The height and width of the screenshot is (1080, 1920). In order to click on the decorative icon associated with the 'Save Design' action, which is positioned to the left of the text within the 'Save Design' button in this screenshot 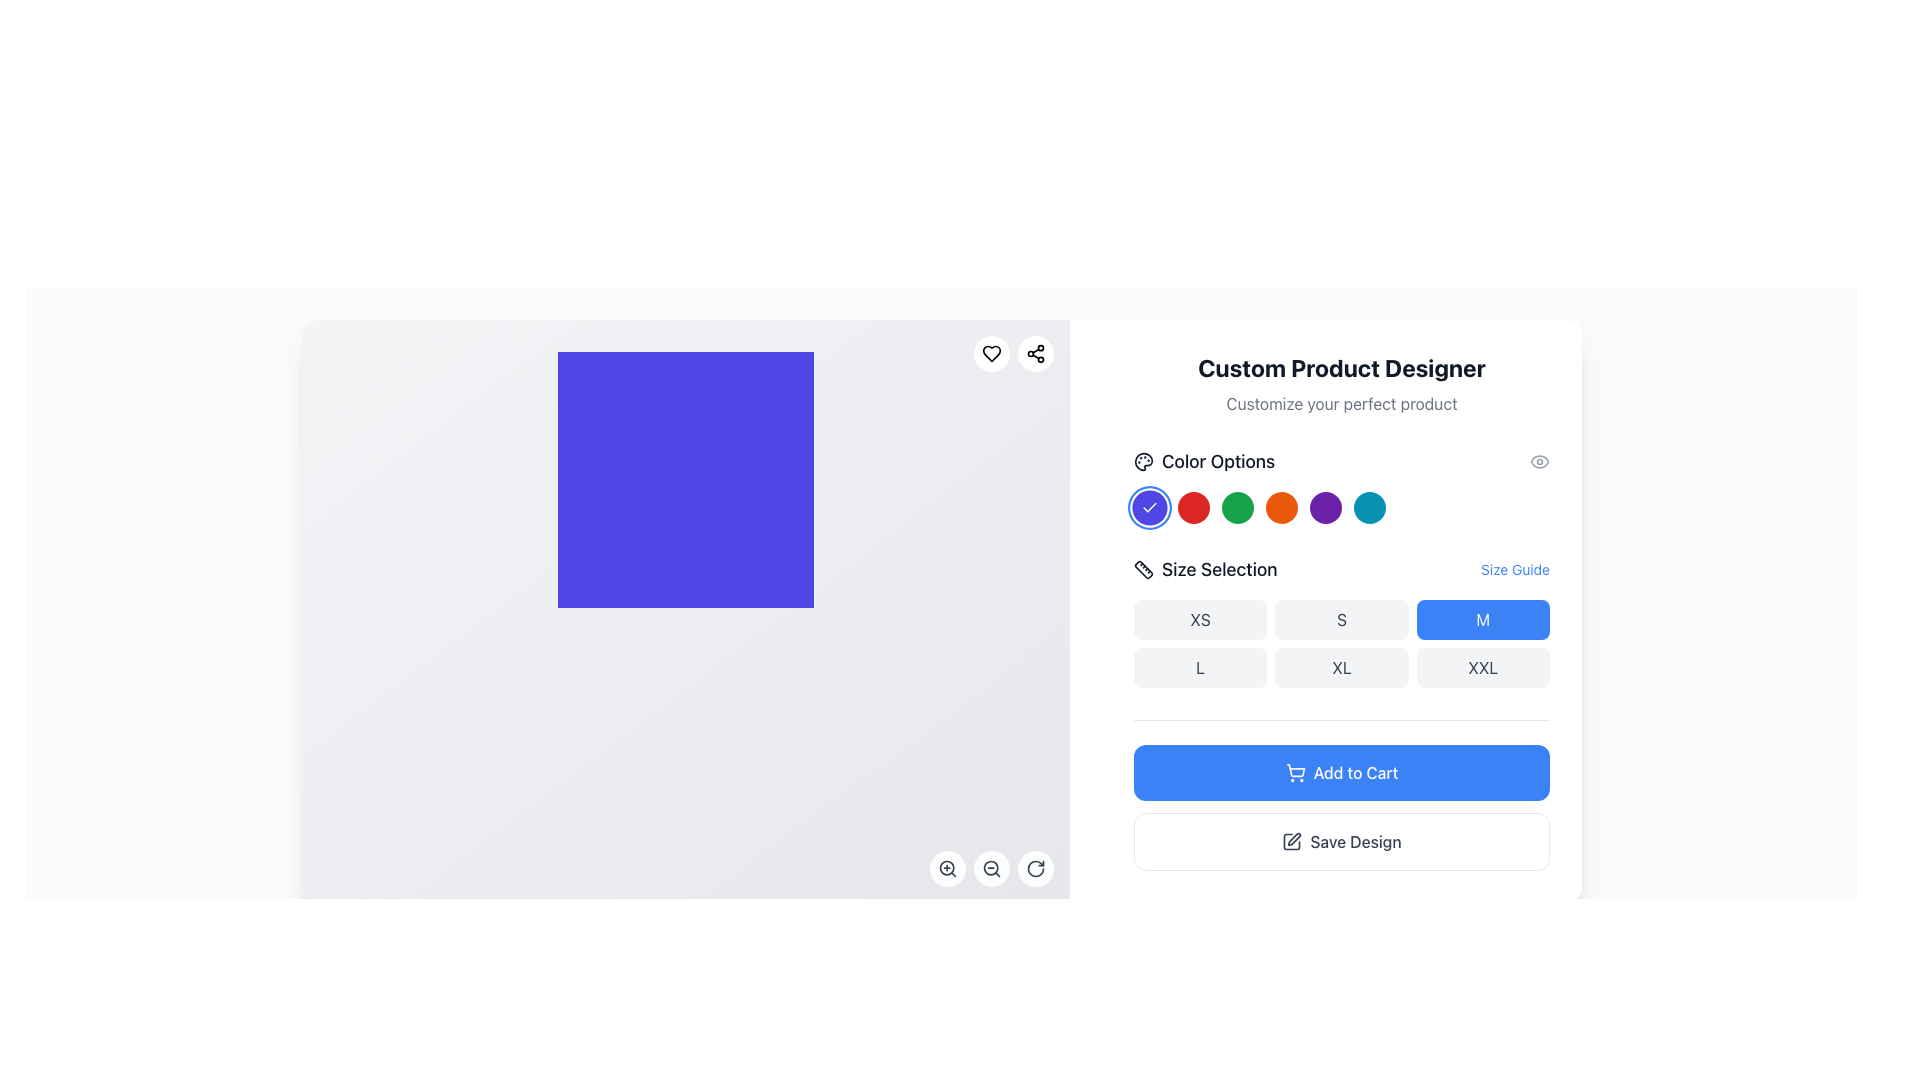, I will do `click(1292, 841)`.